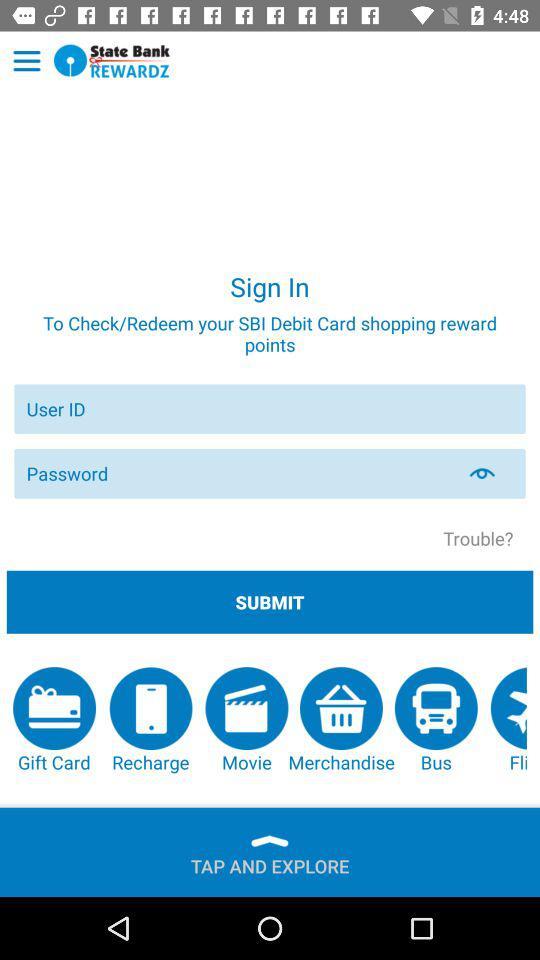 The image size is (540, 960). What do you see at coordinates (270, 601) in the screenshot?
I see `app below trouble?` at bounding box center [270, 601].